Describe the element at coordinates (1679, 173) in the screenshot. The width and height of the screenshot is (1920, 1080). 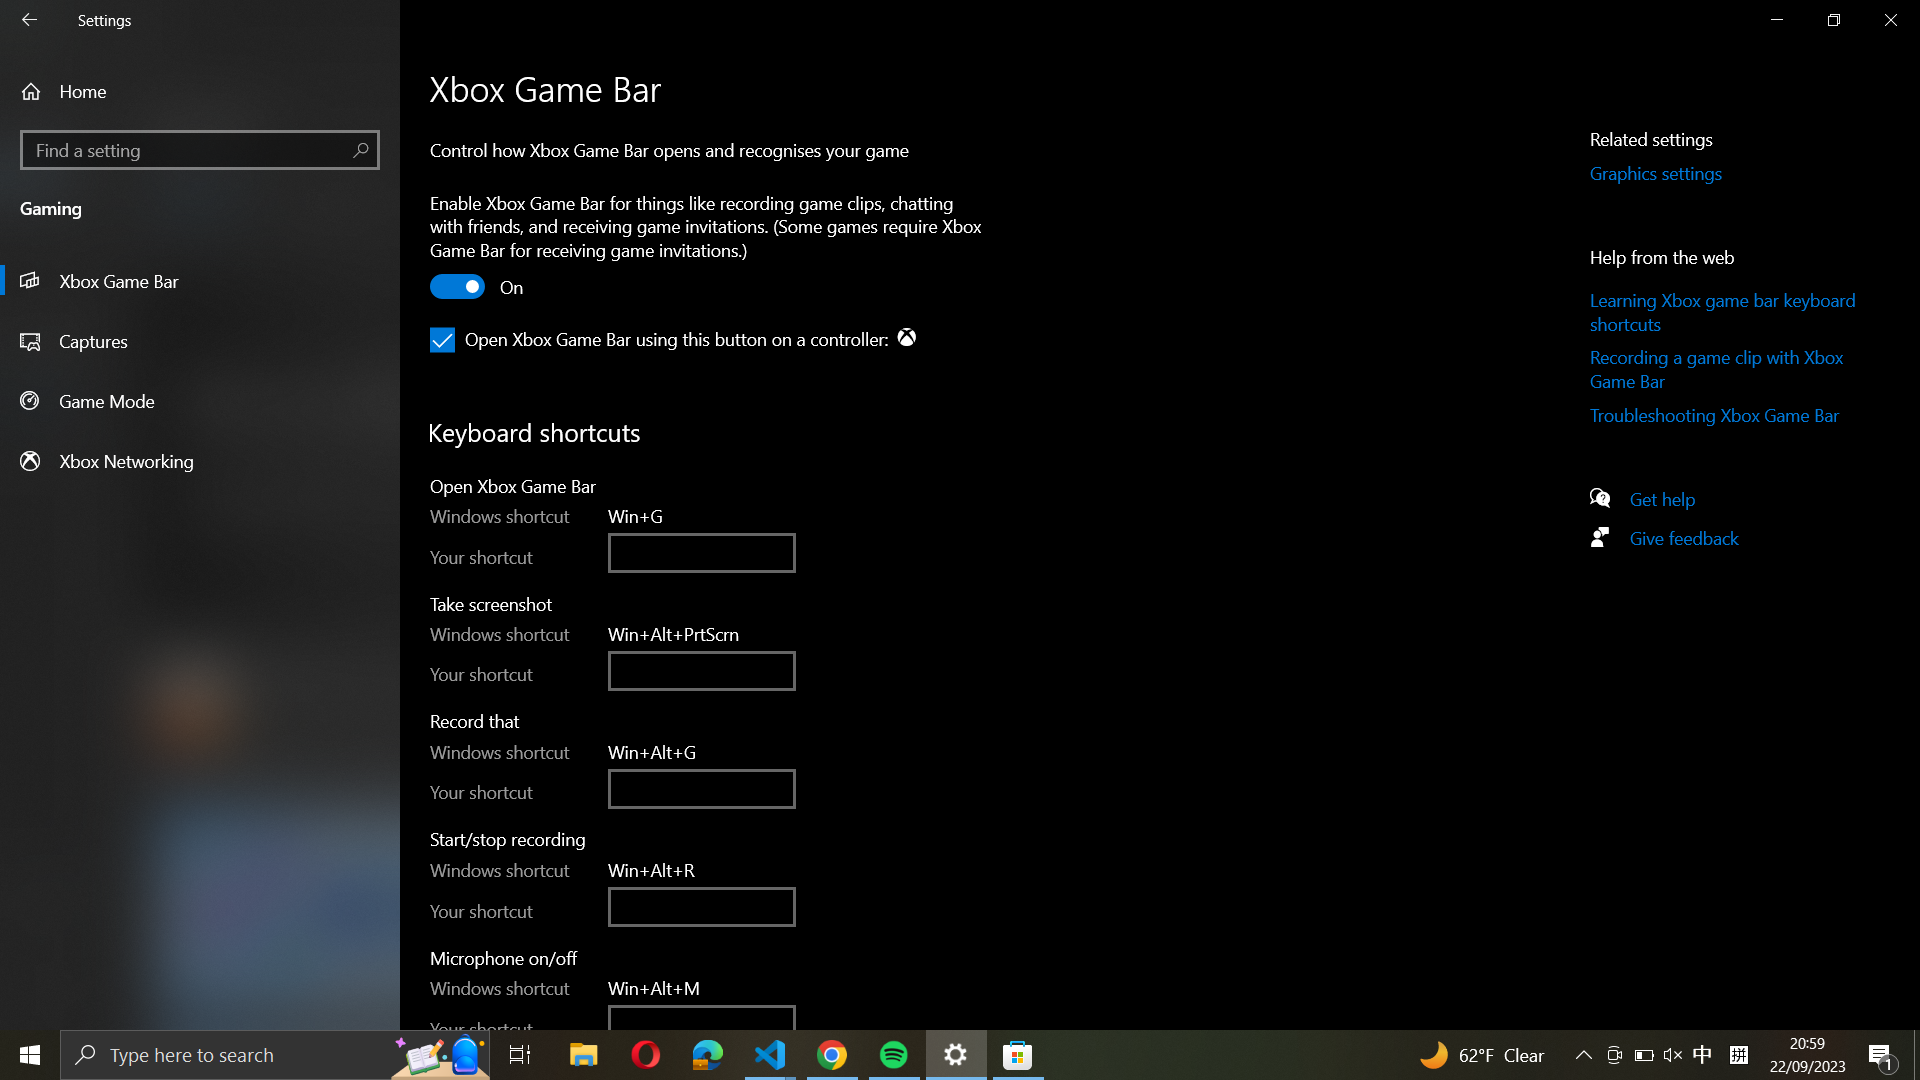
I see `the Graphics Settings by tapping on the associated button present on the right panel` at that location.